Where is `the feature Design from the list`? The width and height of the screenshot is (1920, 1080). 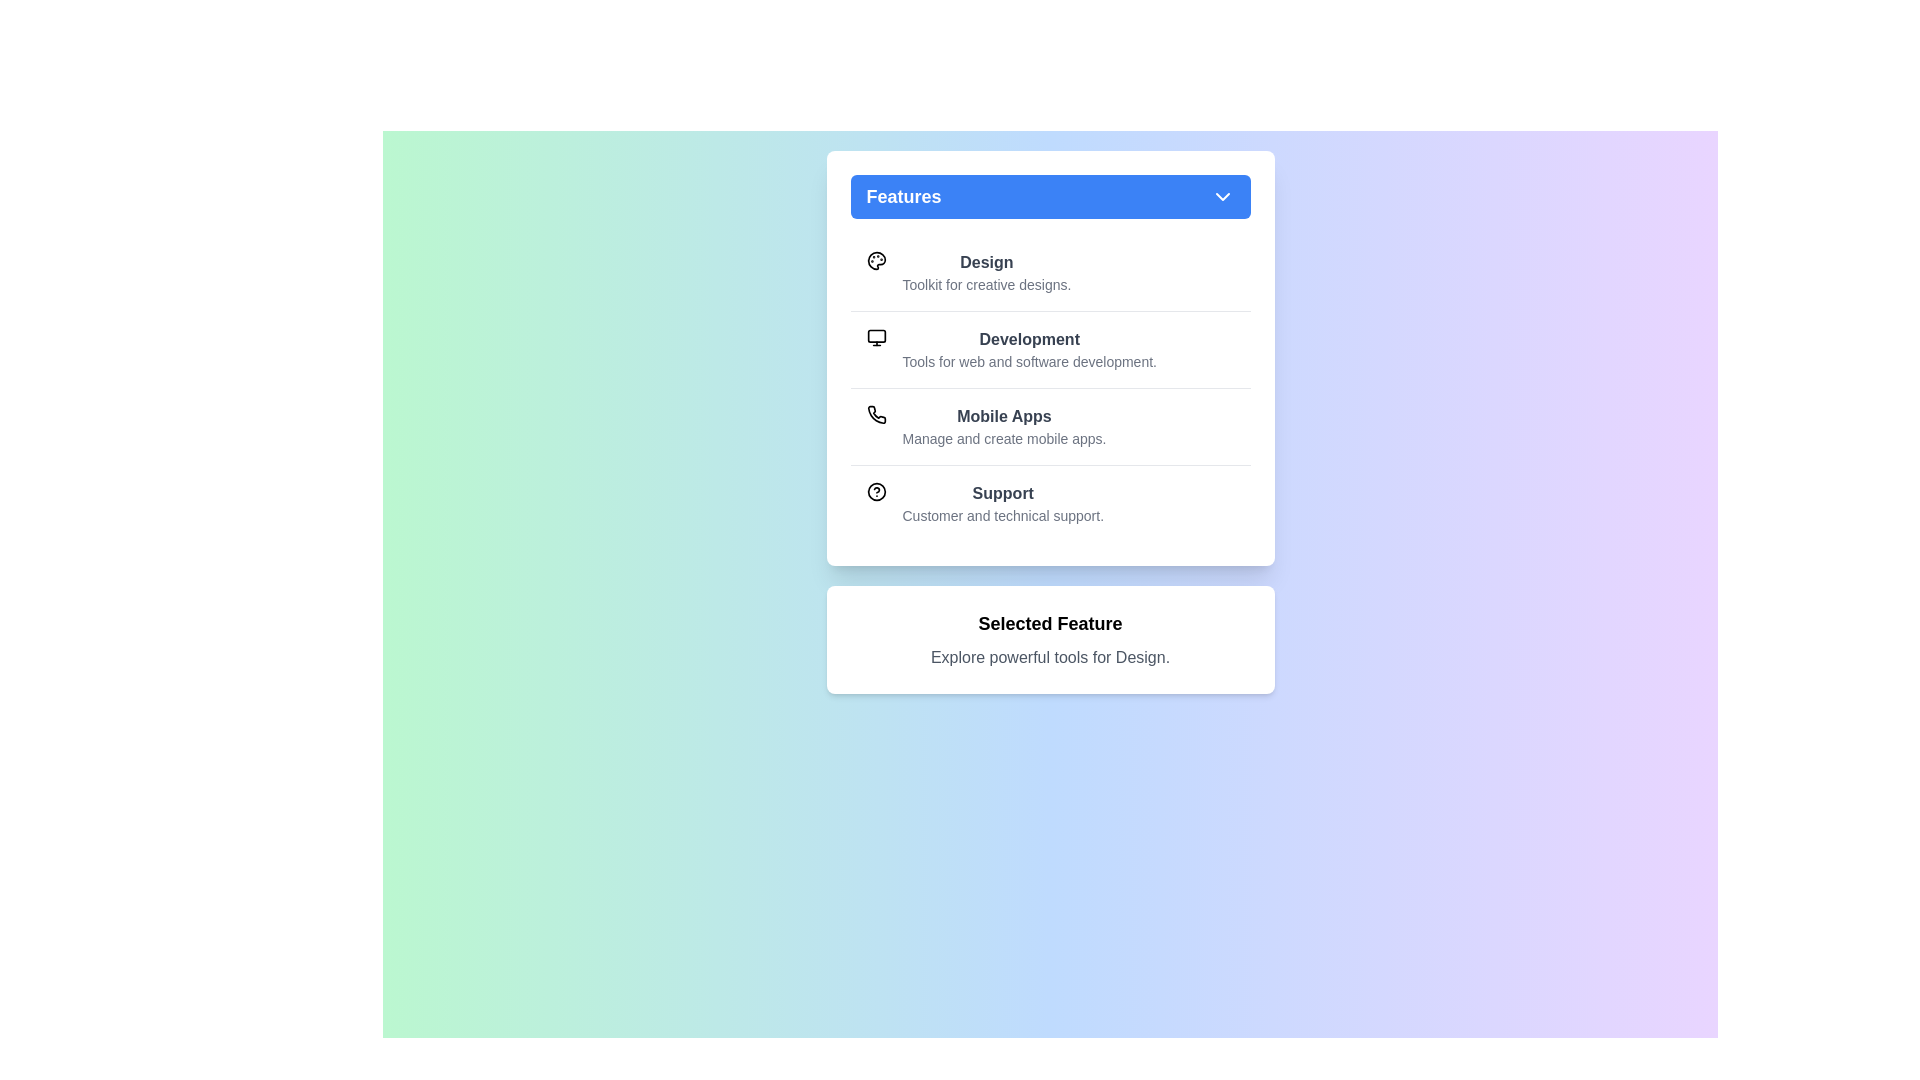
the feature Design from the list is located at coordinates (1049, 273).